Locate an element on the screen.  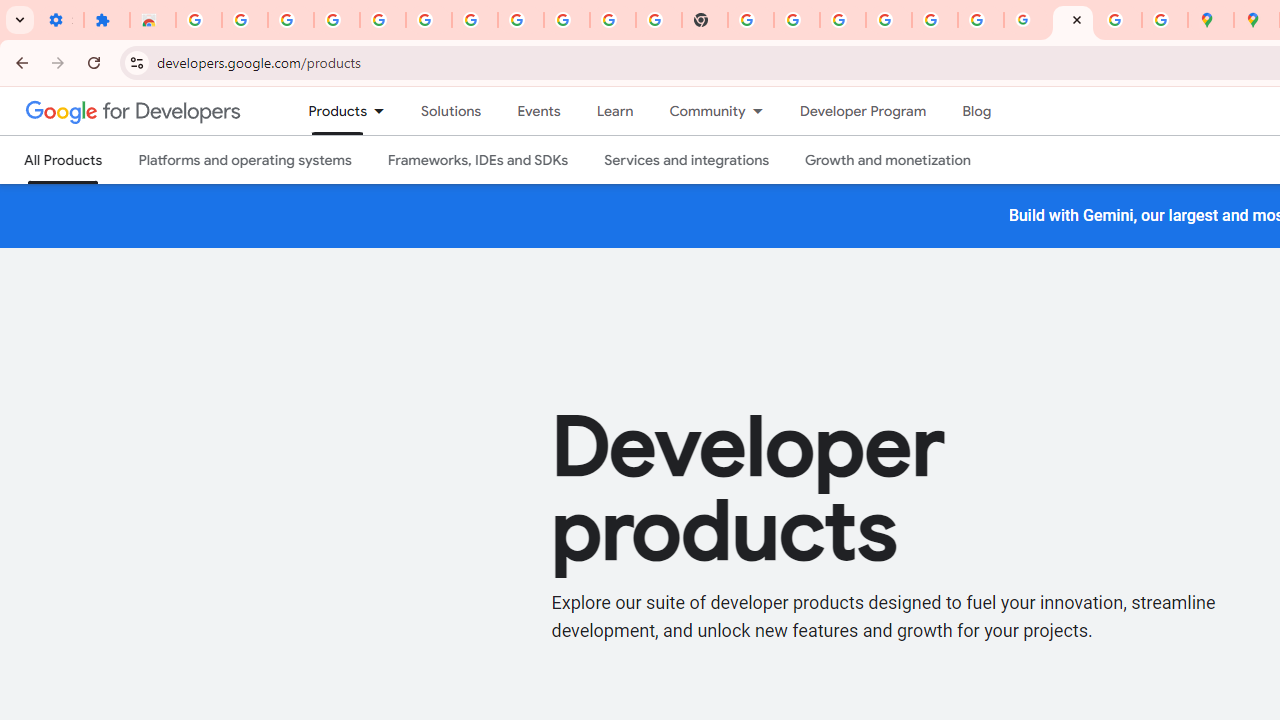
'Reviews: Helix Fruit Jump Arcade Game' is located at coordinates (152, 20).